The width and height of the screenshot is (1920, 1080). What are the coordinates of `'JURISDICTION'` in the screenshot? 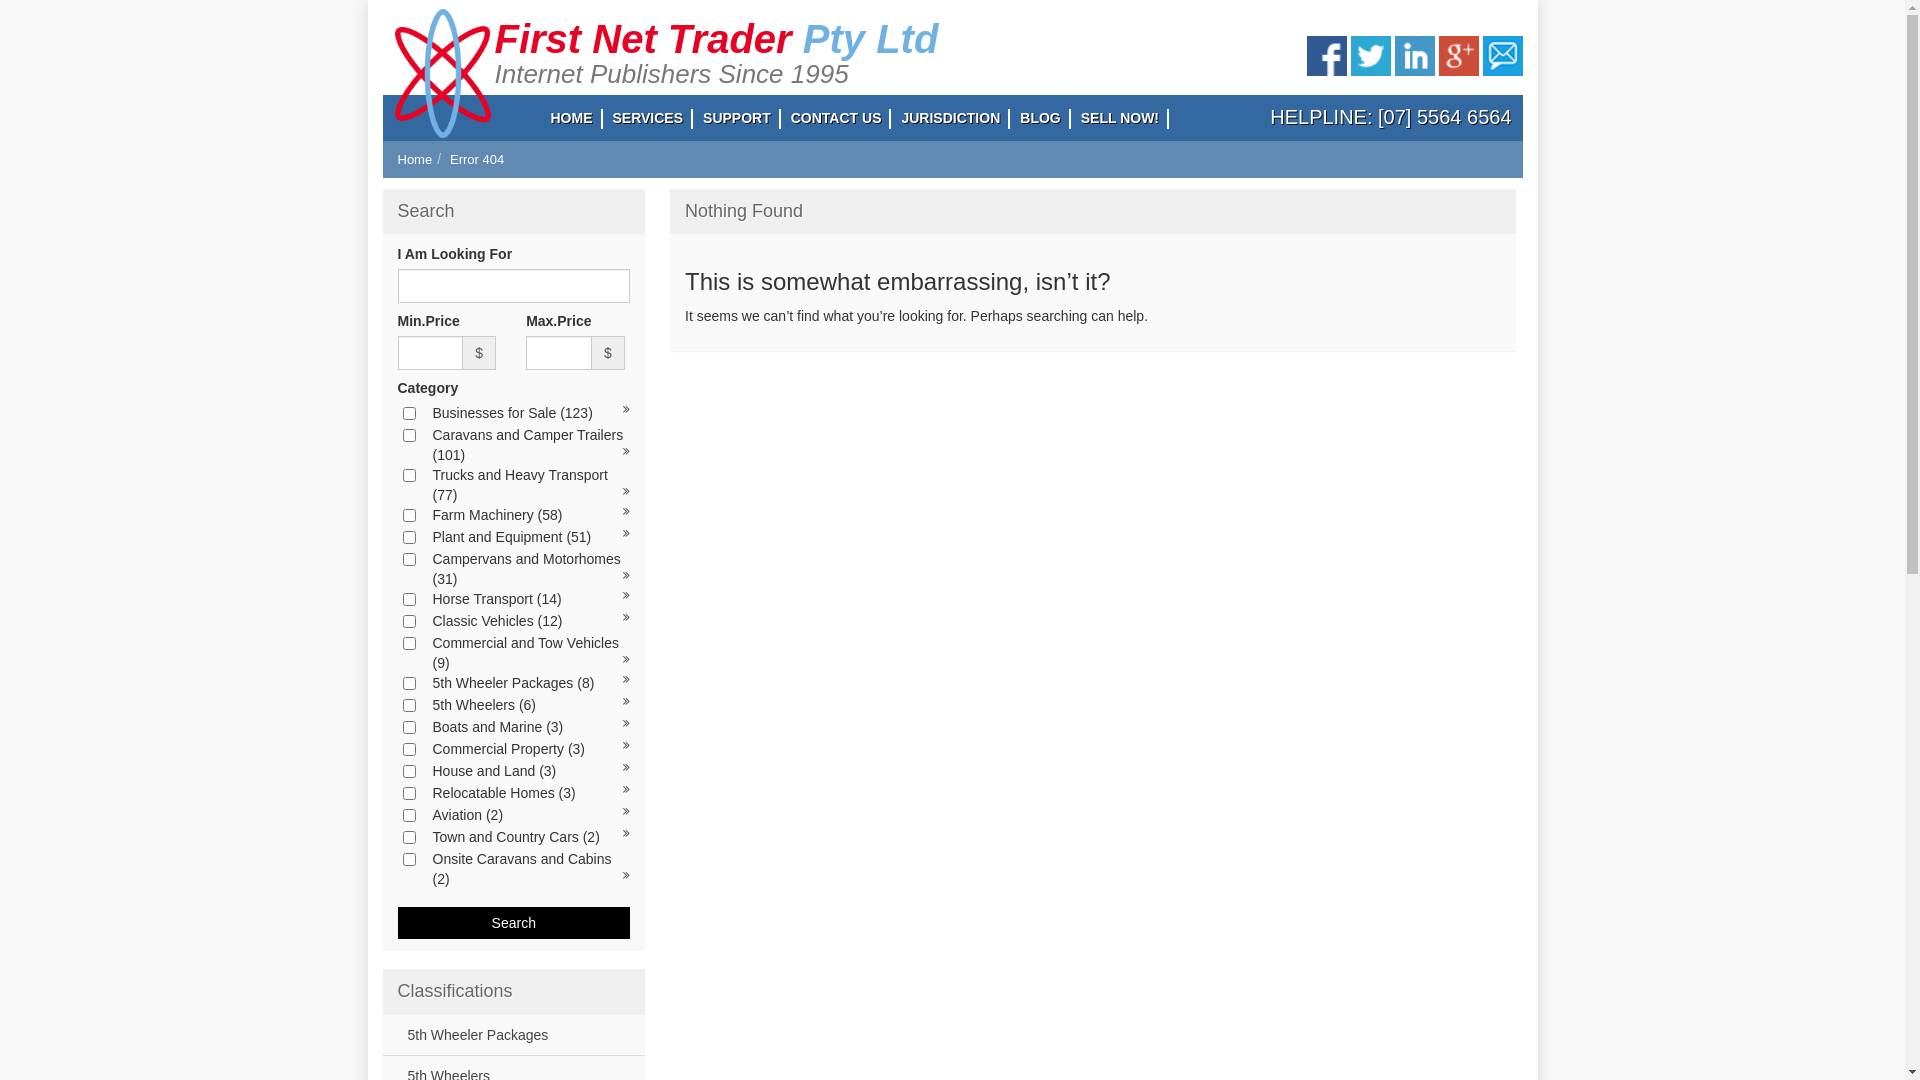 It's located at (949, 118).